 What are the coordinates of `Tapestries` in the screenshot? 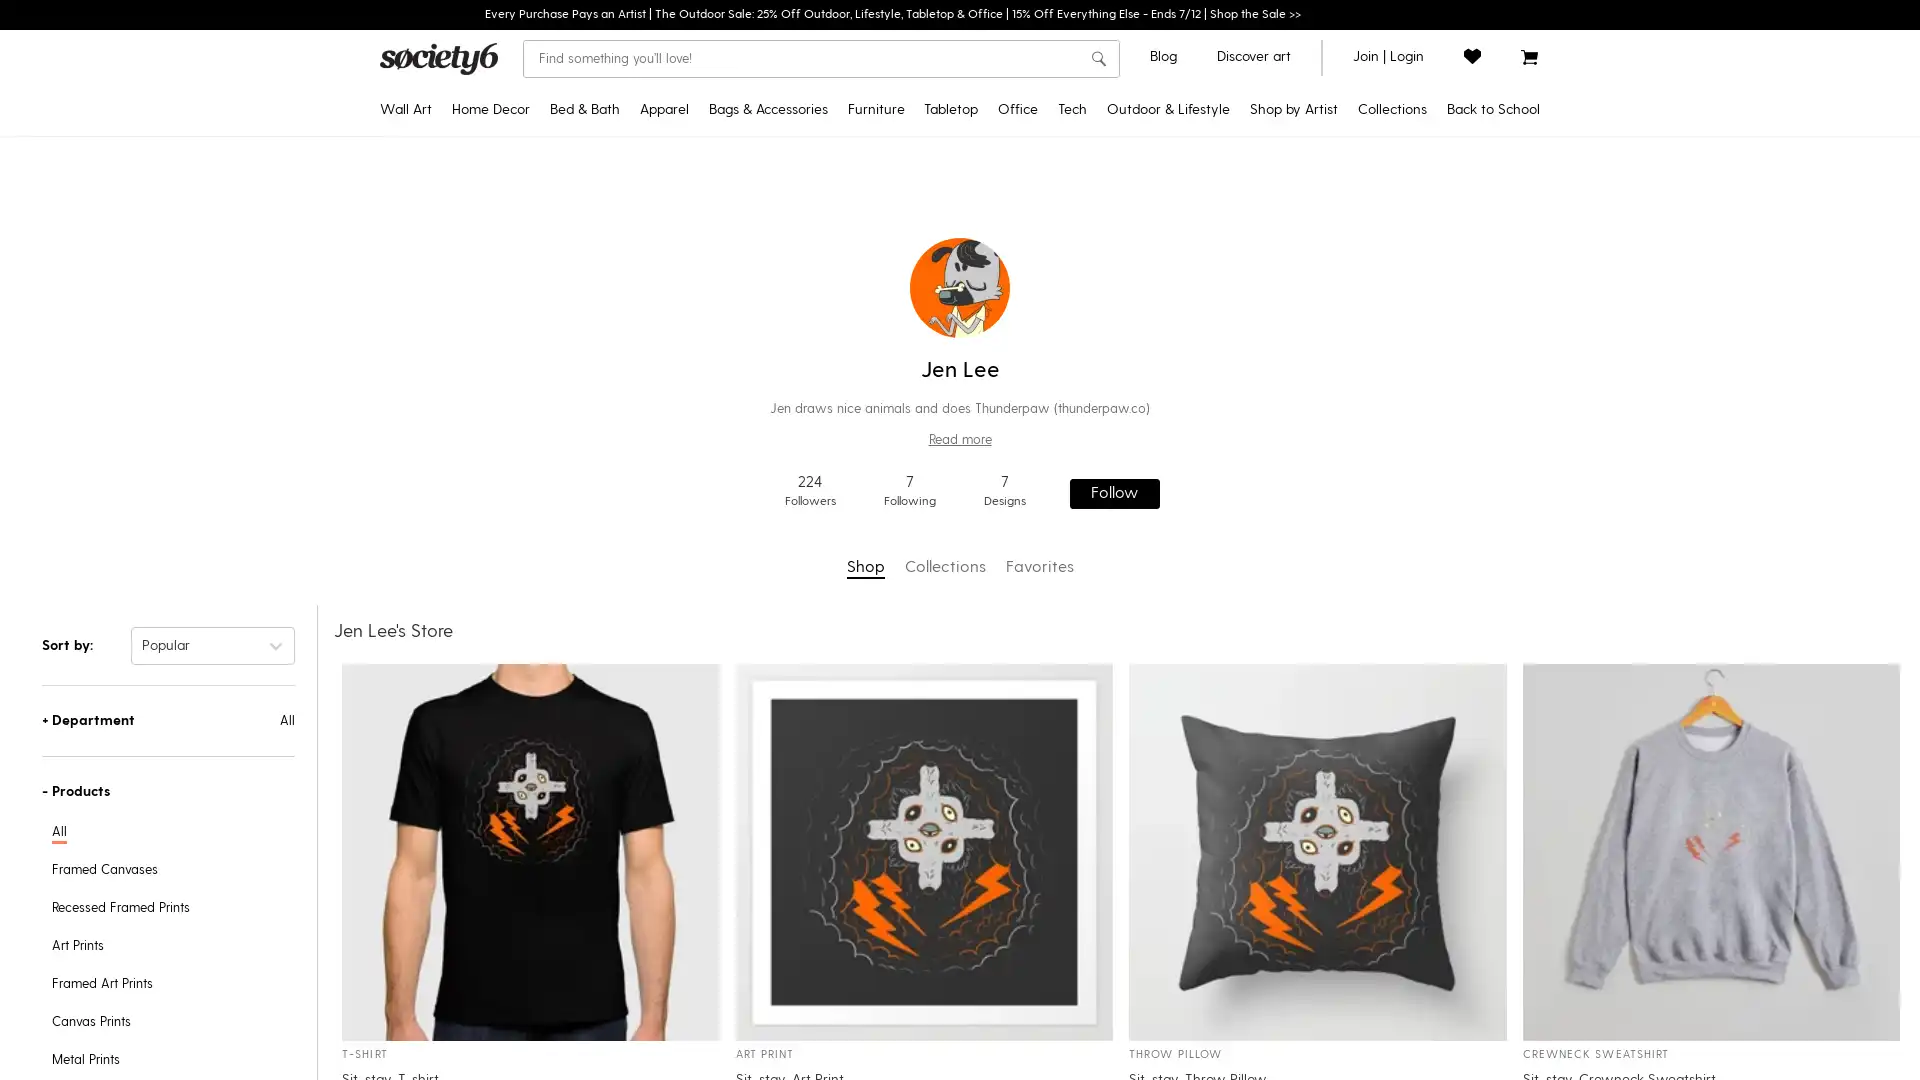 It's located at (528, 160).